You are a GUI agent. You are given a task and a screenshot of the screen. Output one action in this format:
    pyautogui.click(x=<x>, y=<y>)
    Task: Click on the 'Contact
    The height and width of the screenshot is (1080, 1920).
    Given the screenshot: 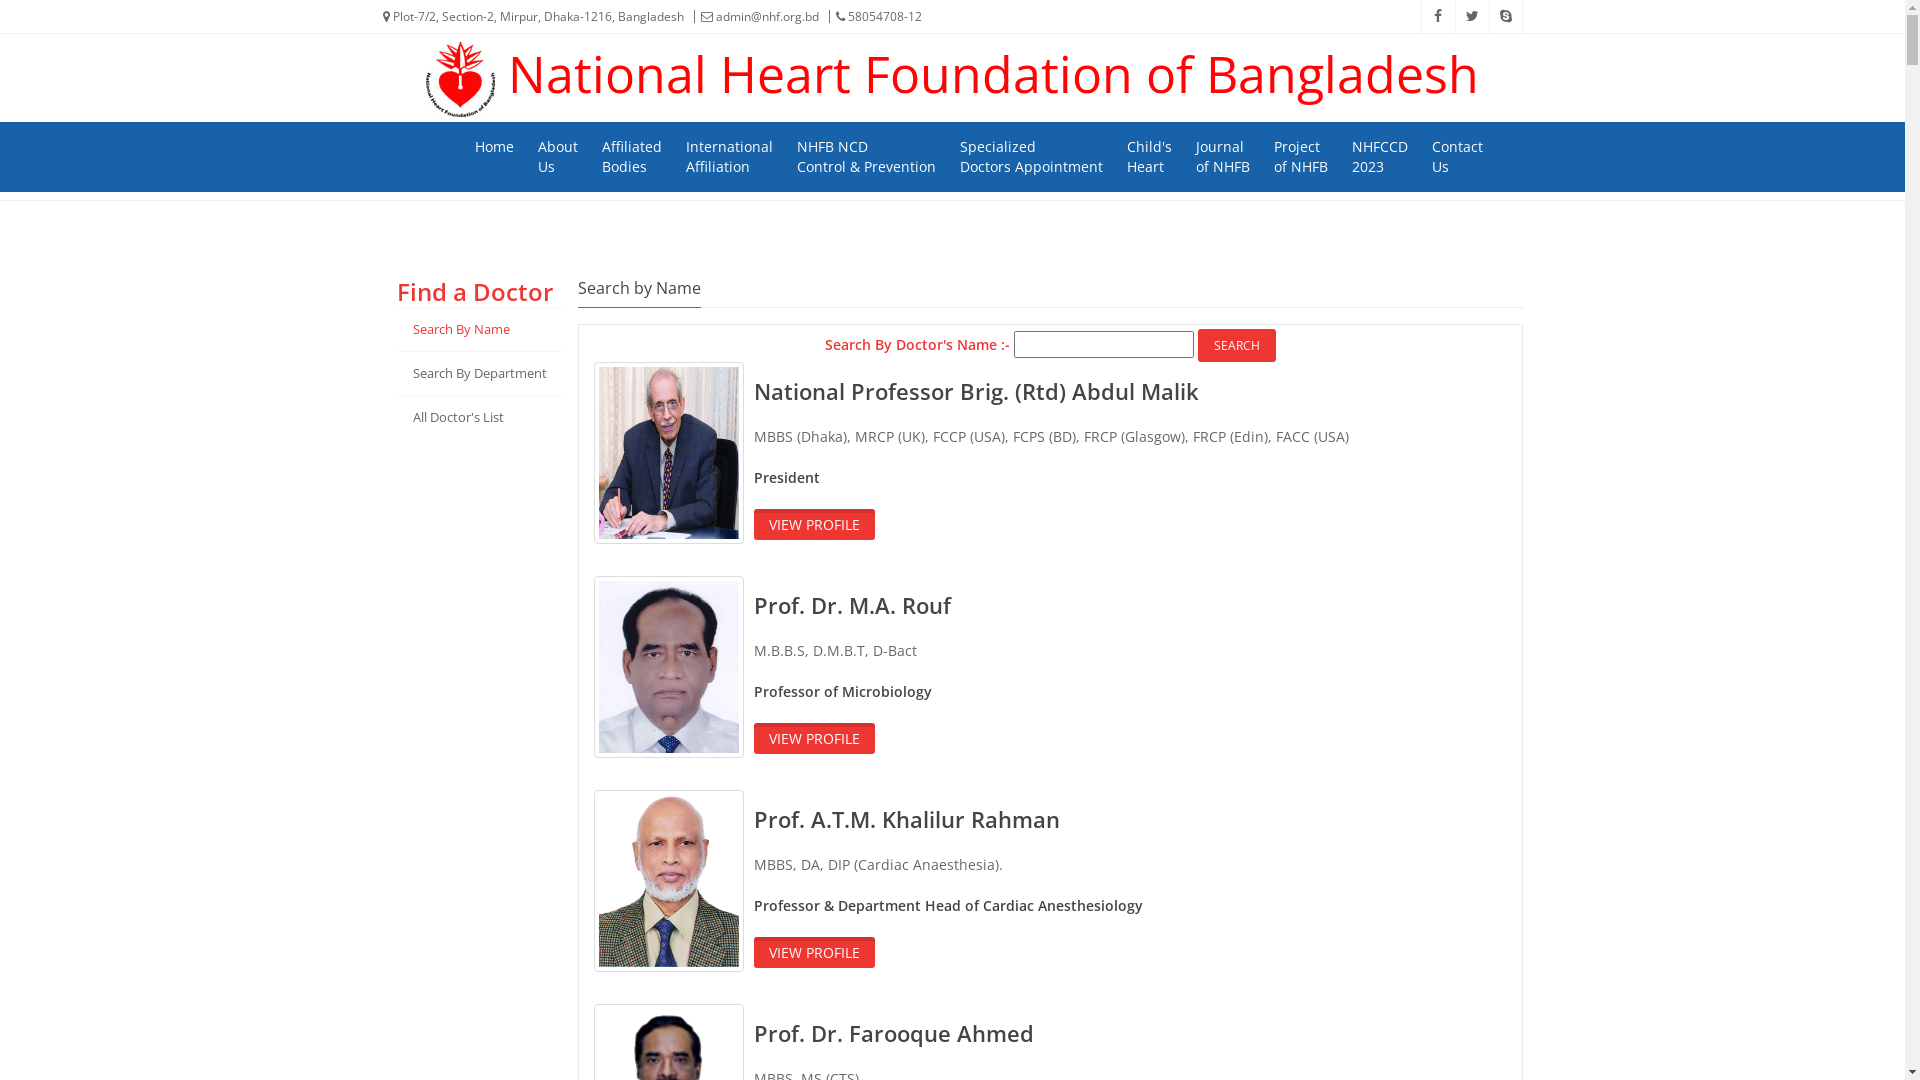 What is the action you would take?
    pyautogui.click(x=1456, y=156)
    